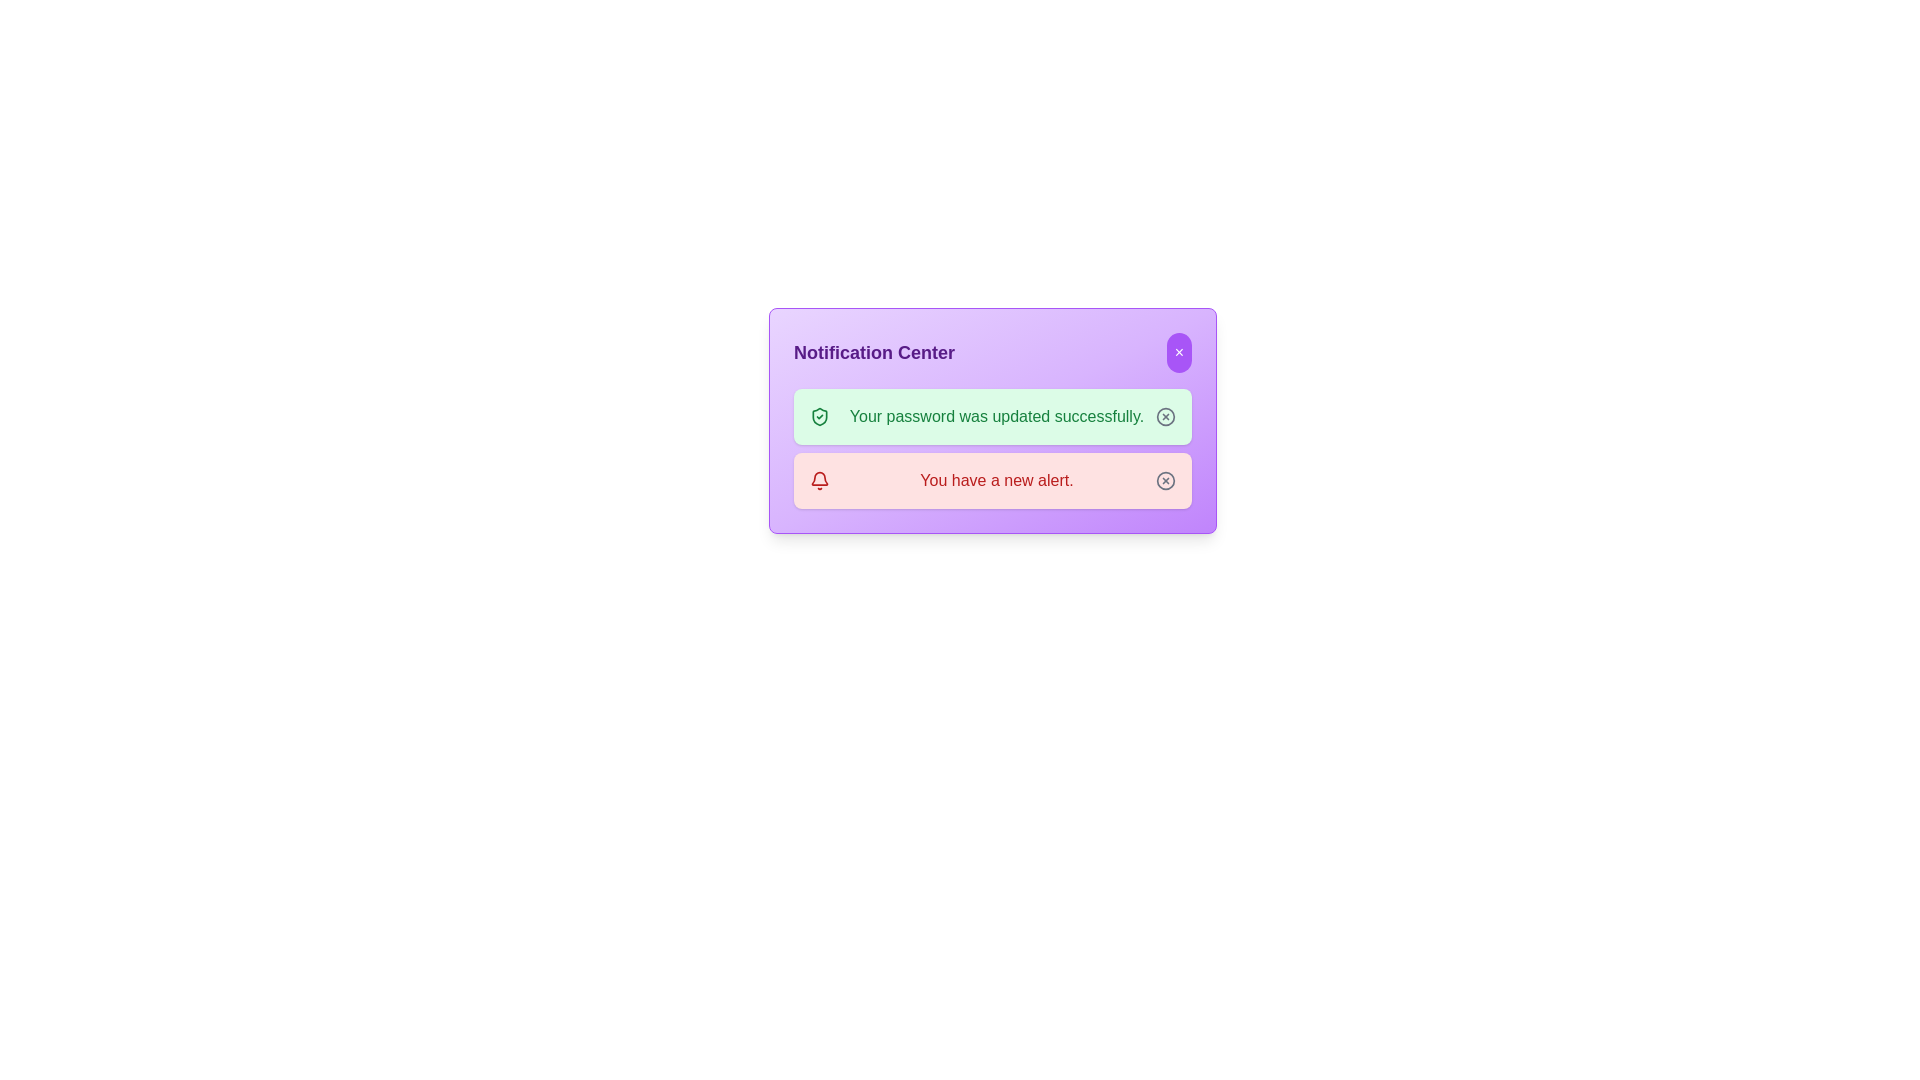  Describe the element at coordinates (820, 481) in the screenshot. I see `the bell icon located in the alert notification panel adjacent to the text 'You have a new alert.'` at that location.